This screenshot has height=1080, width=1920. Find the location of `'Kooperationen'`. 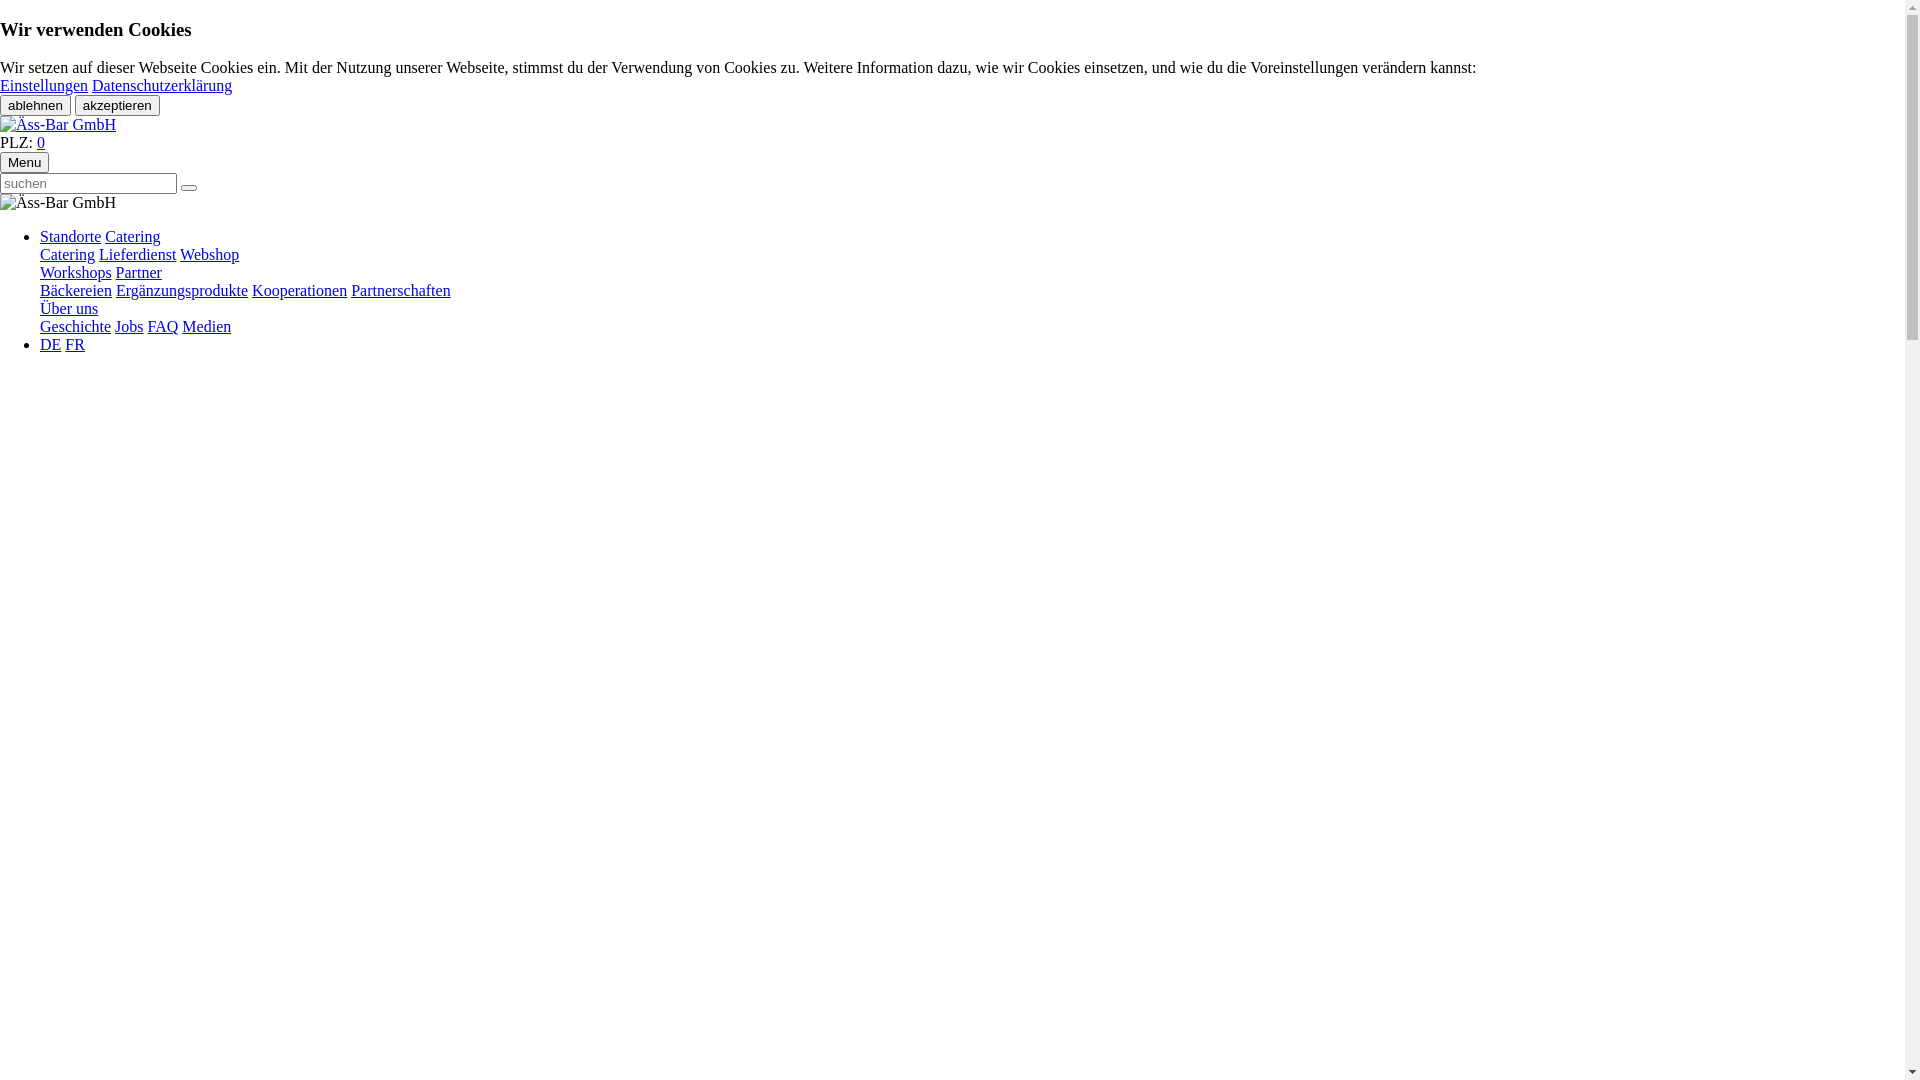

'Kooperationen' is located at coordinates (298, 290).